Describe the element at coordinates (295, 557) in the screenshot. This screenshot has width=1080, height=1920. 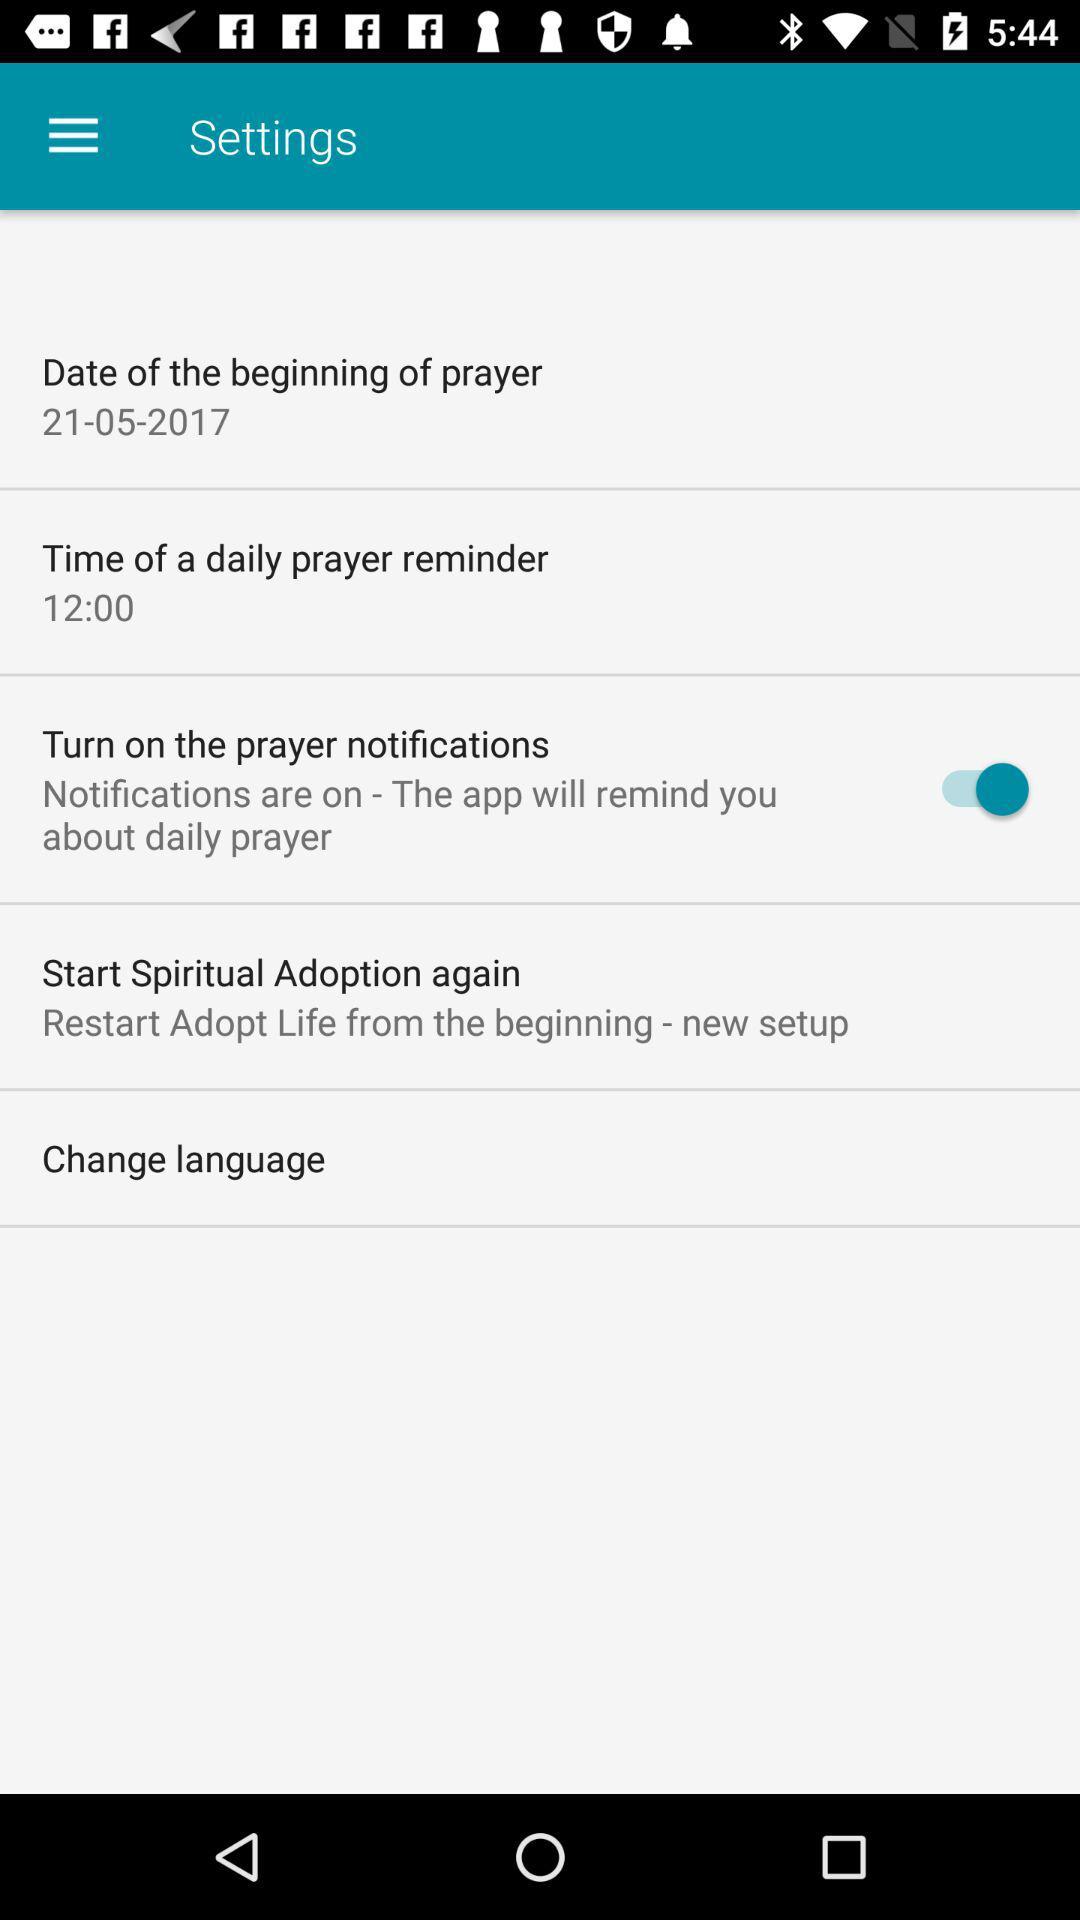
I see `the item below 21-05-2017` at that location.